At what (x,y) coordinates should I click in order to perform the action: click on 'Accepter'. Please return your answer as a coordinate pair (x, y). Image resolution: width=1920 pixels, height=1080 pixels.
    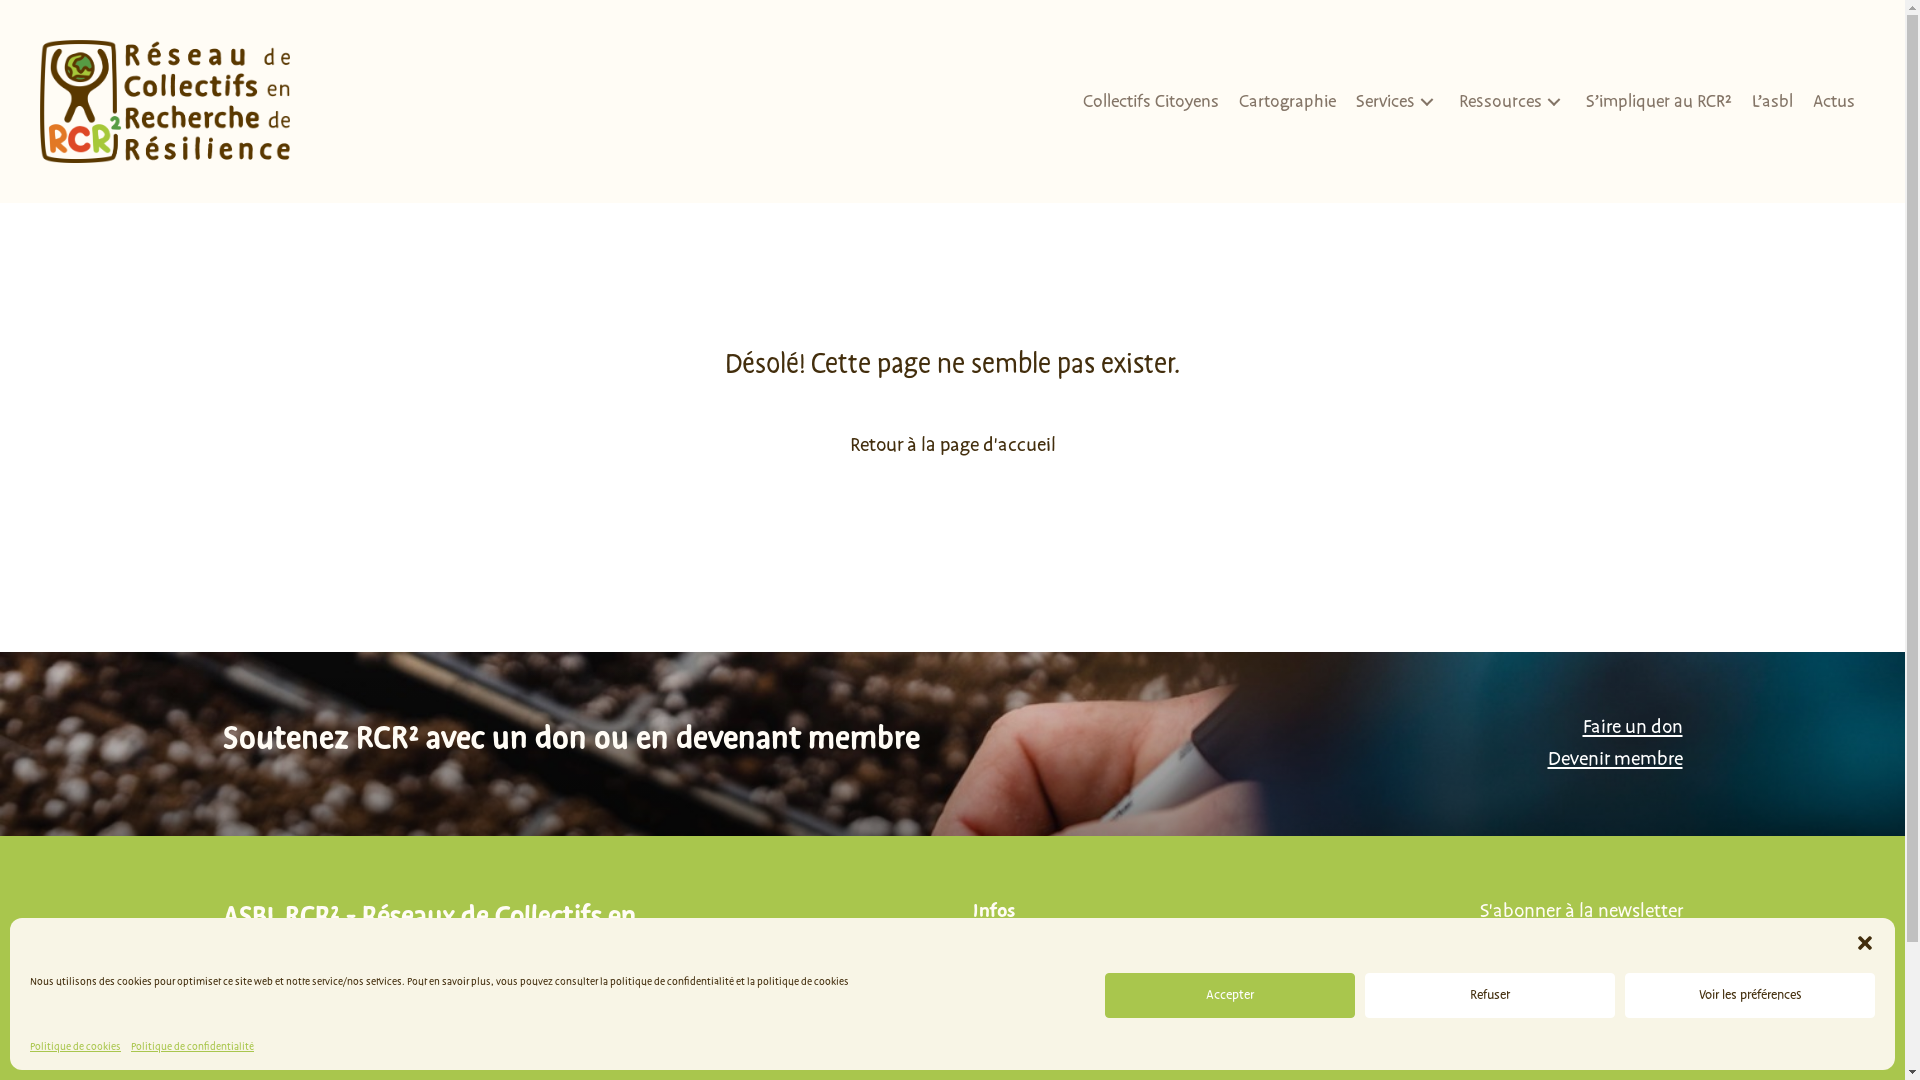
    Looking at the image, I should click on (1228, 995).